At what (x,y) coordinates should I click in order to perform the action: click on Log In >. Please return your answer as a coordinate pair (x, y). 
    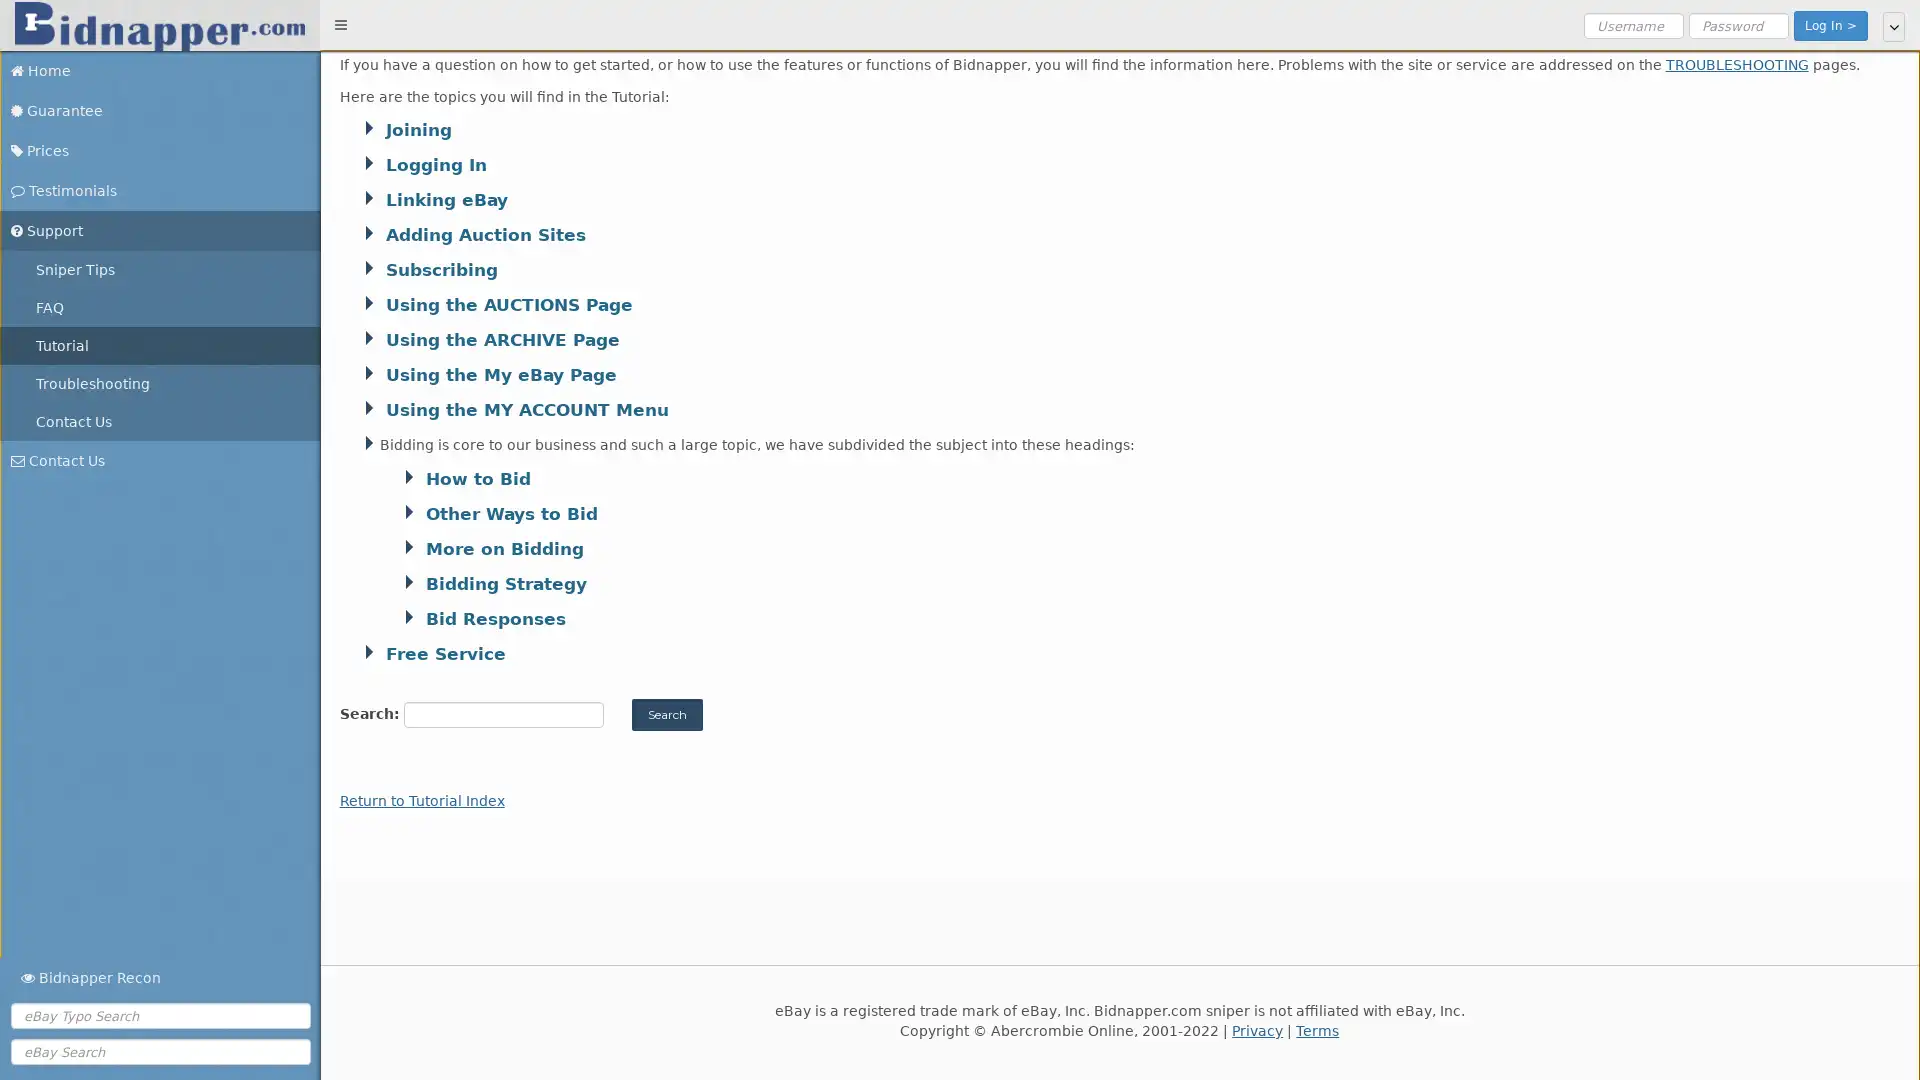
    Looking at the image, I should click on (1830, 26).